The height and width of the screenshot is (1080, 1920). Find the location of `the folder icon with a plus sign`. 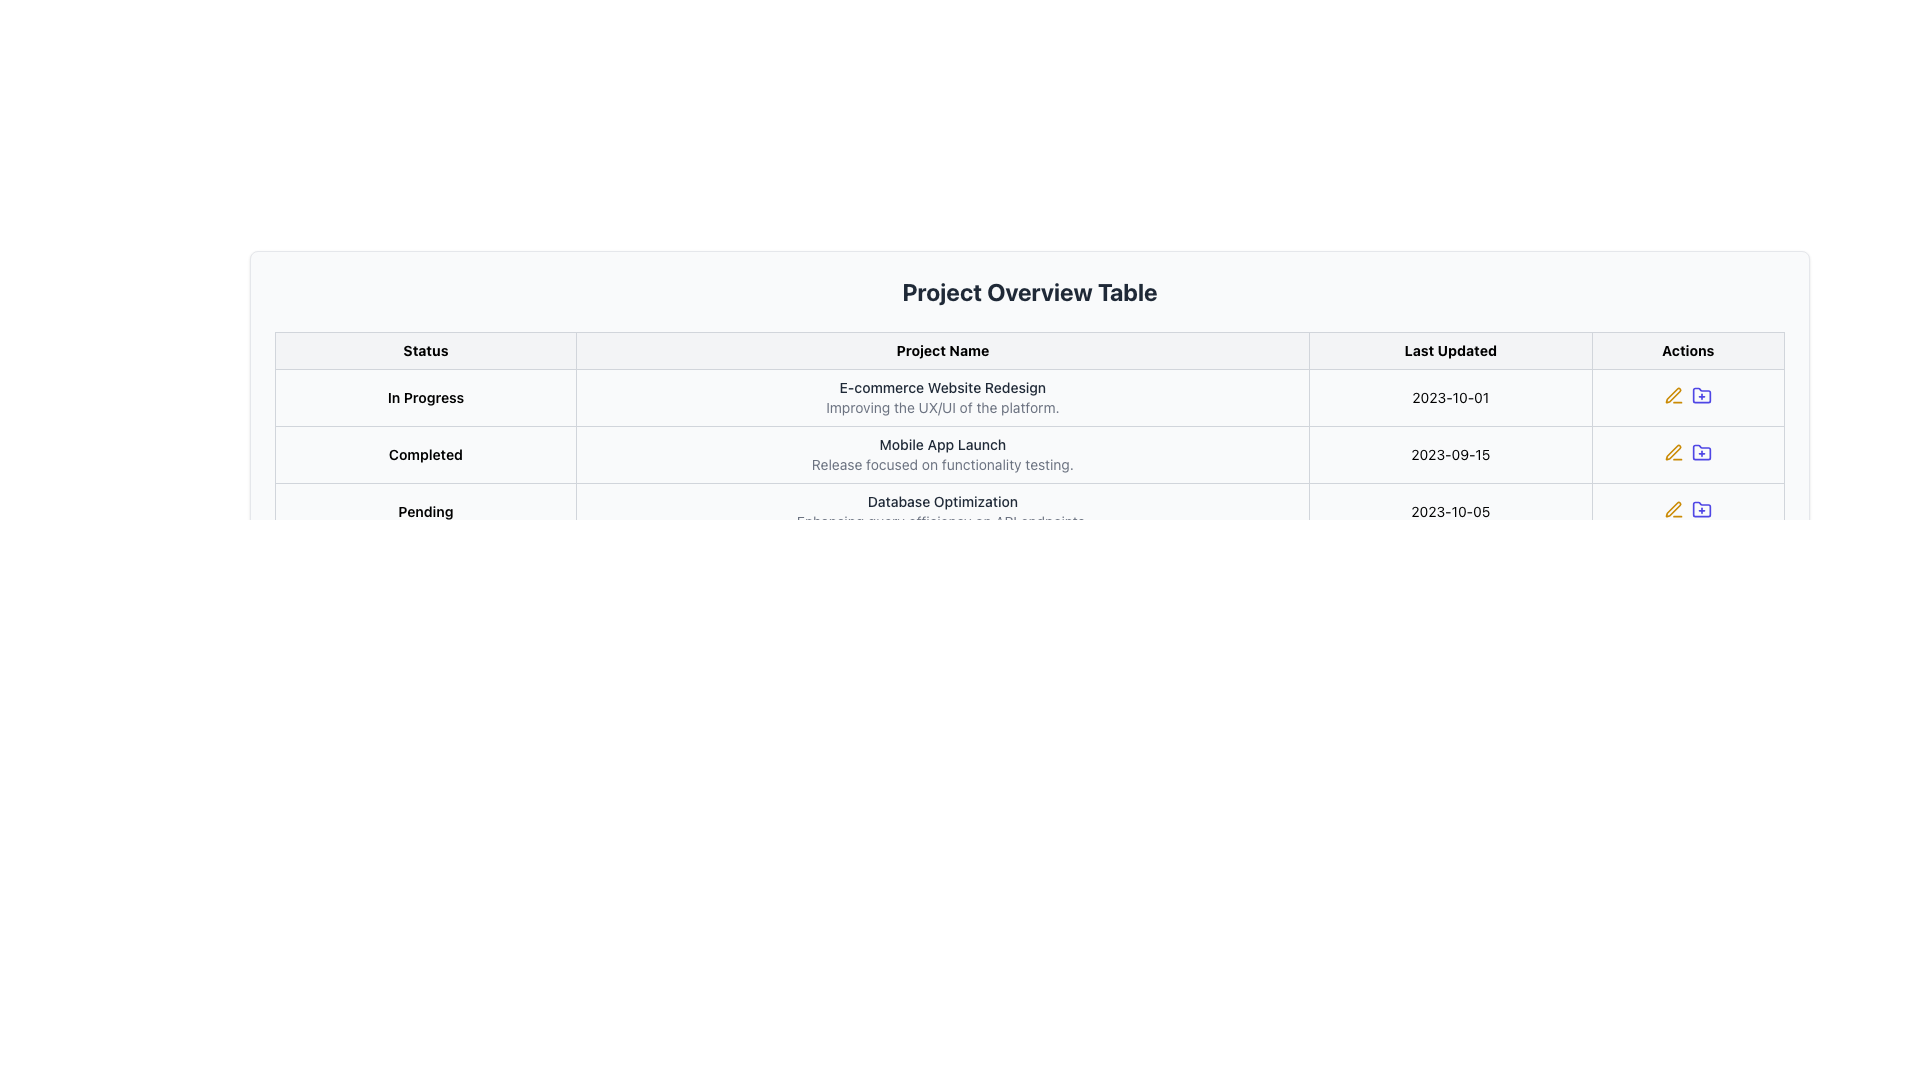

the folder icon with a plus sign is located at coordinates (1701, 452).